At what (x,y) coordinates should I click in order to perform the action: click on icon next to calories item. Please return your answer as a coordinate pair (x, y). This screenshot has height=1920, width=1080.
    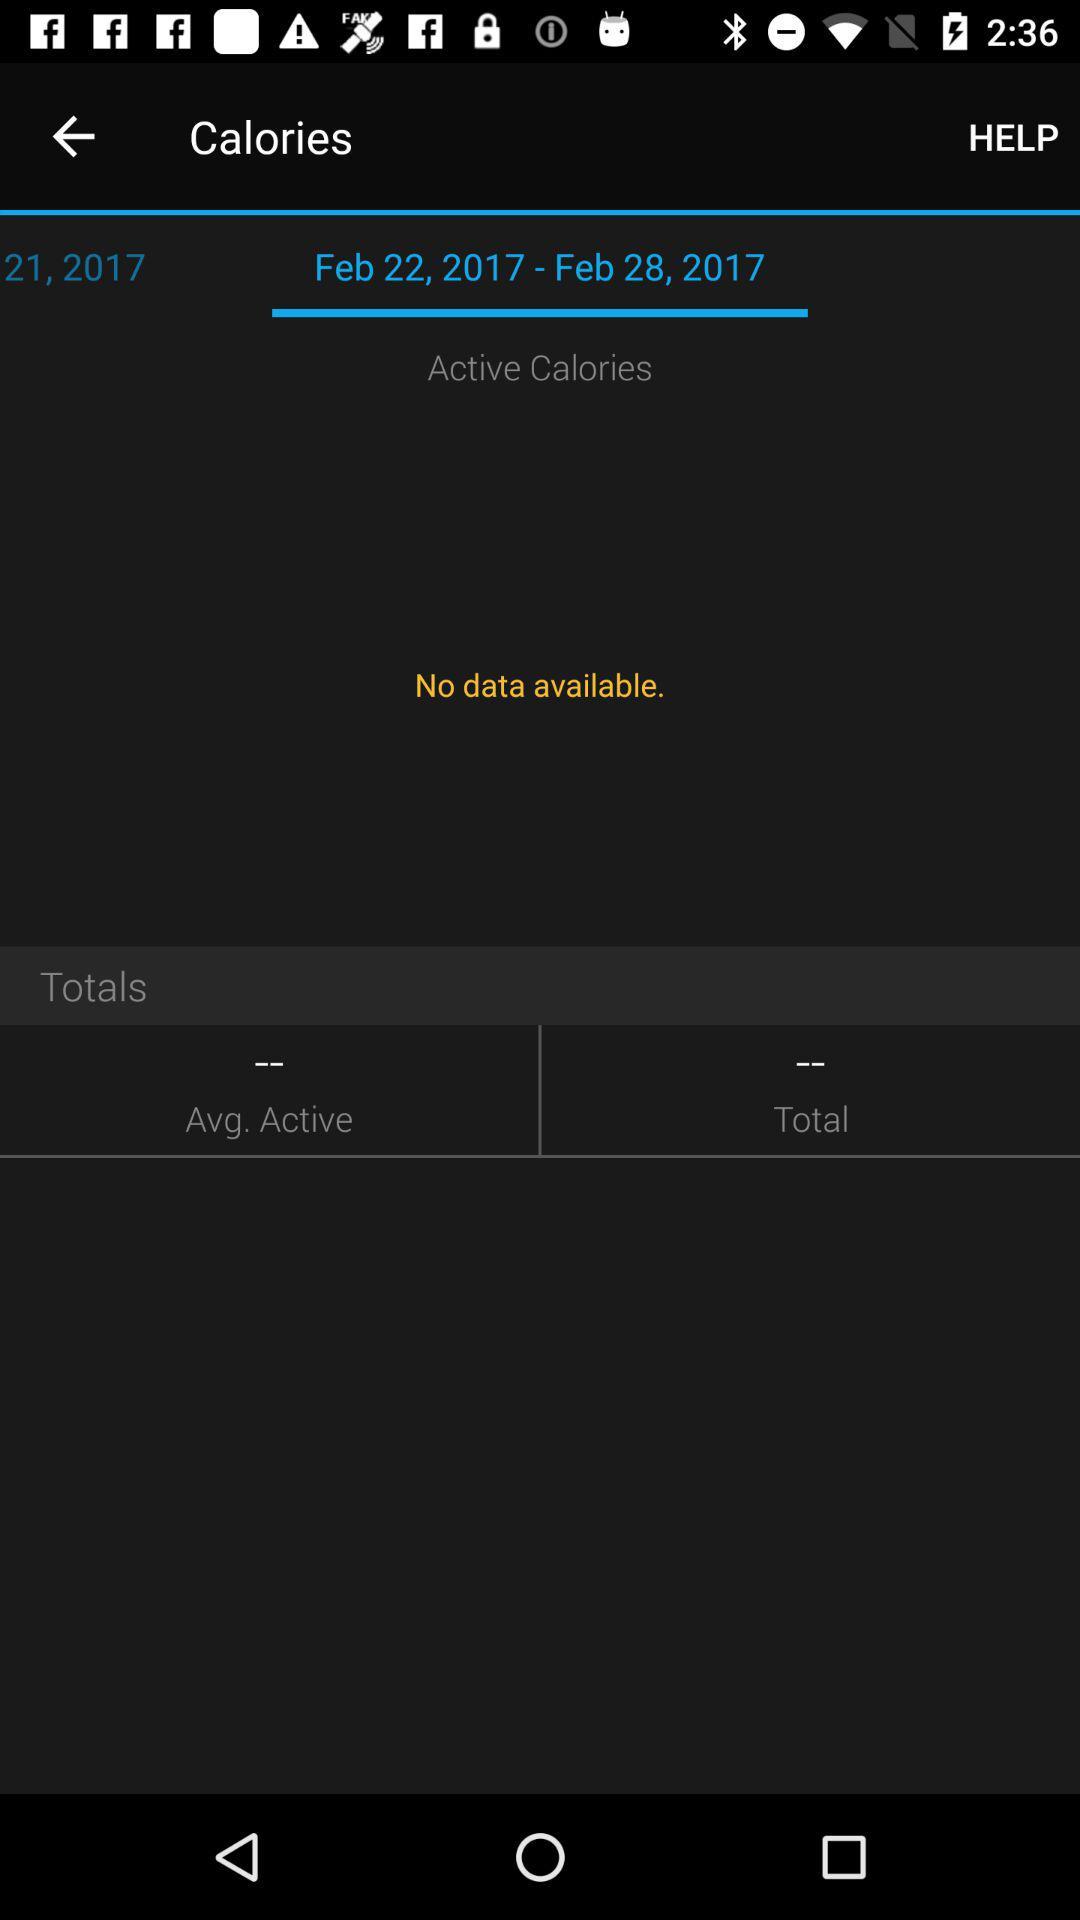
    Looking at the image, I should click on (1013, 135).